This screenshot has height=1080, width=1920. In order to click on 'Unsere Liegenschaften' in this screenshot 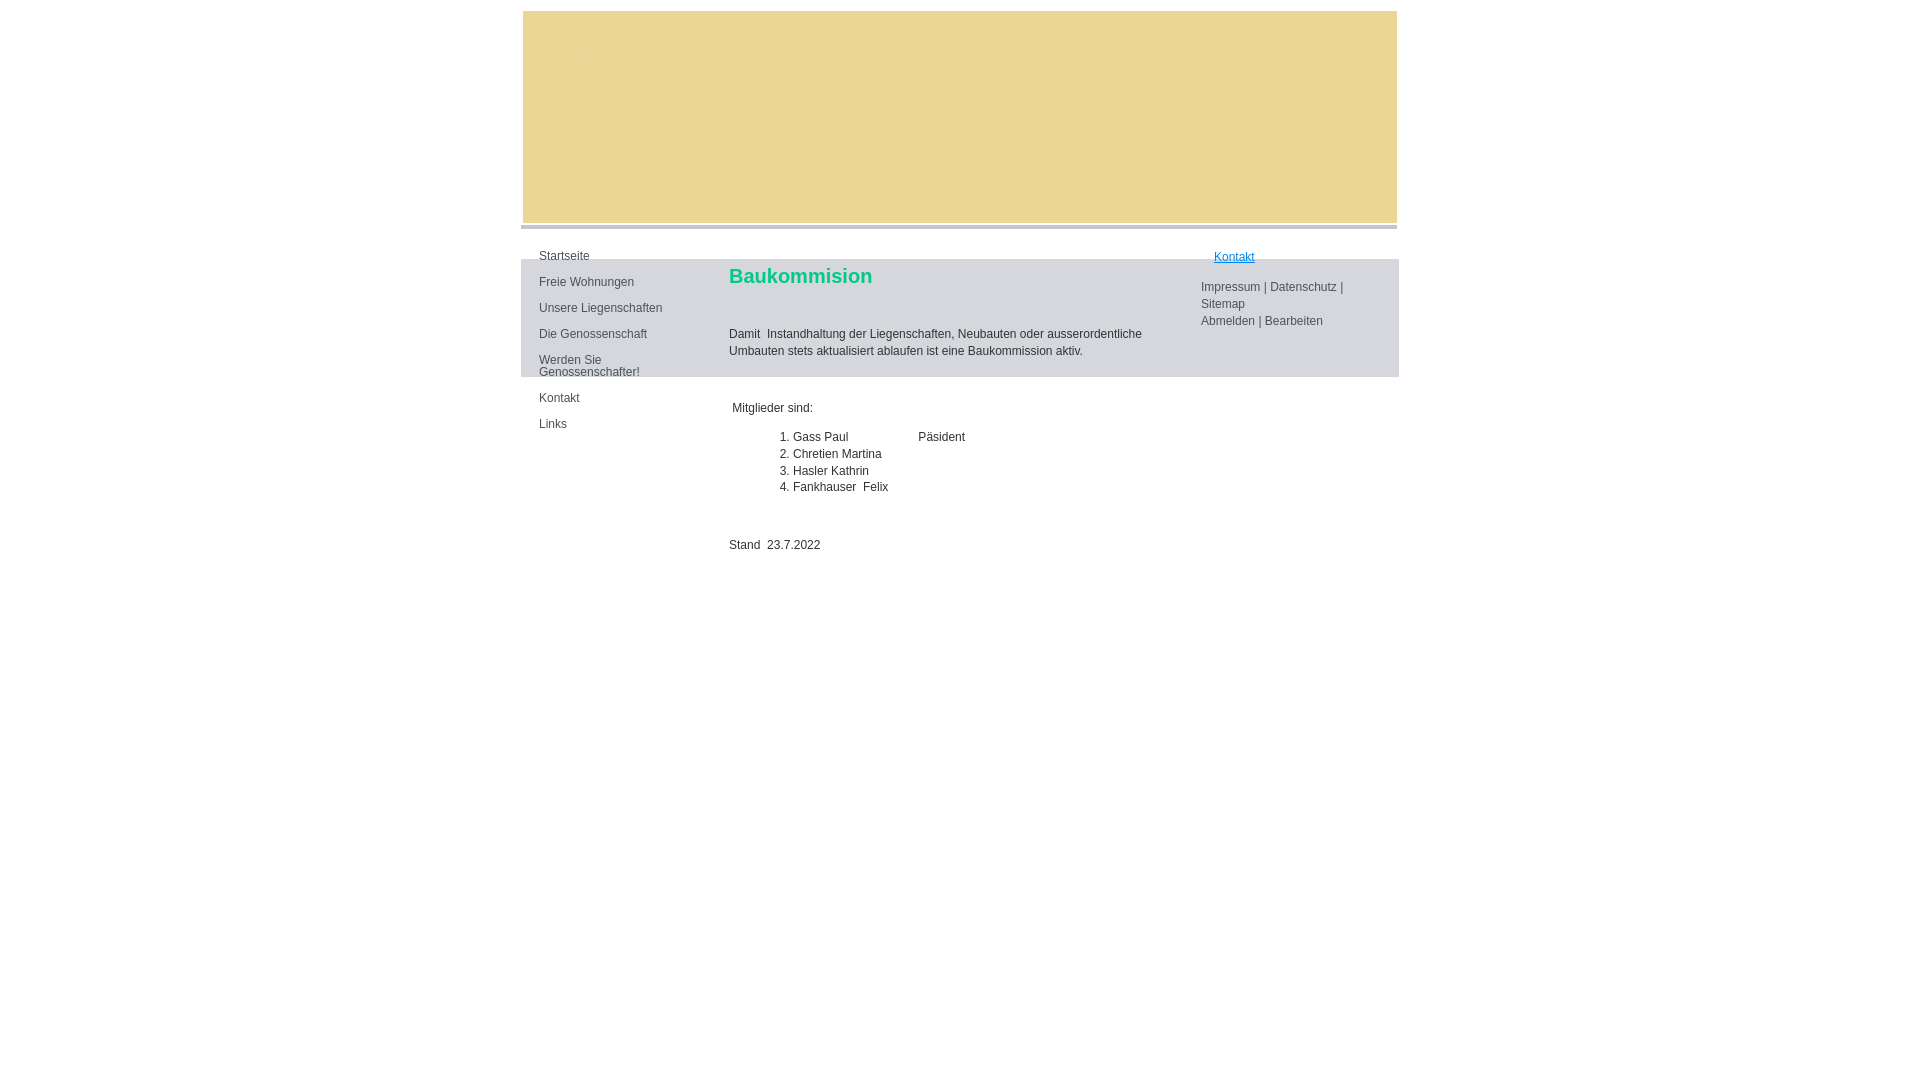, I will do `click(615, 308)`.